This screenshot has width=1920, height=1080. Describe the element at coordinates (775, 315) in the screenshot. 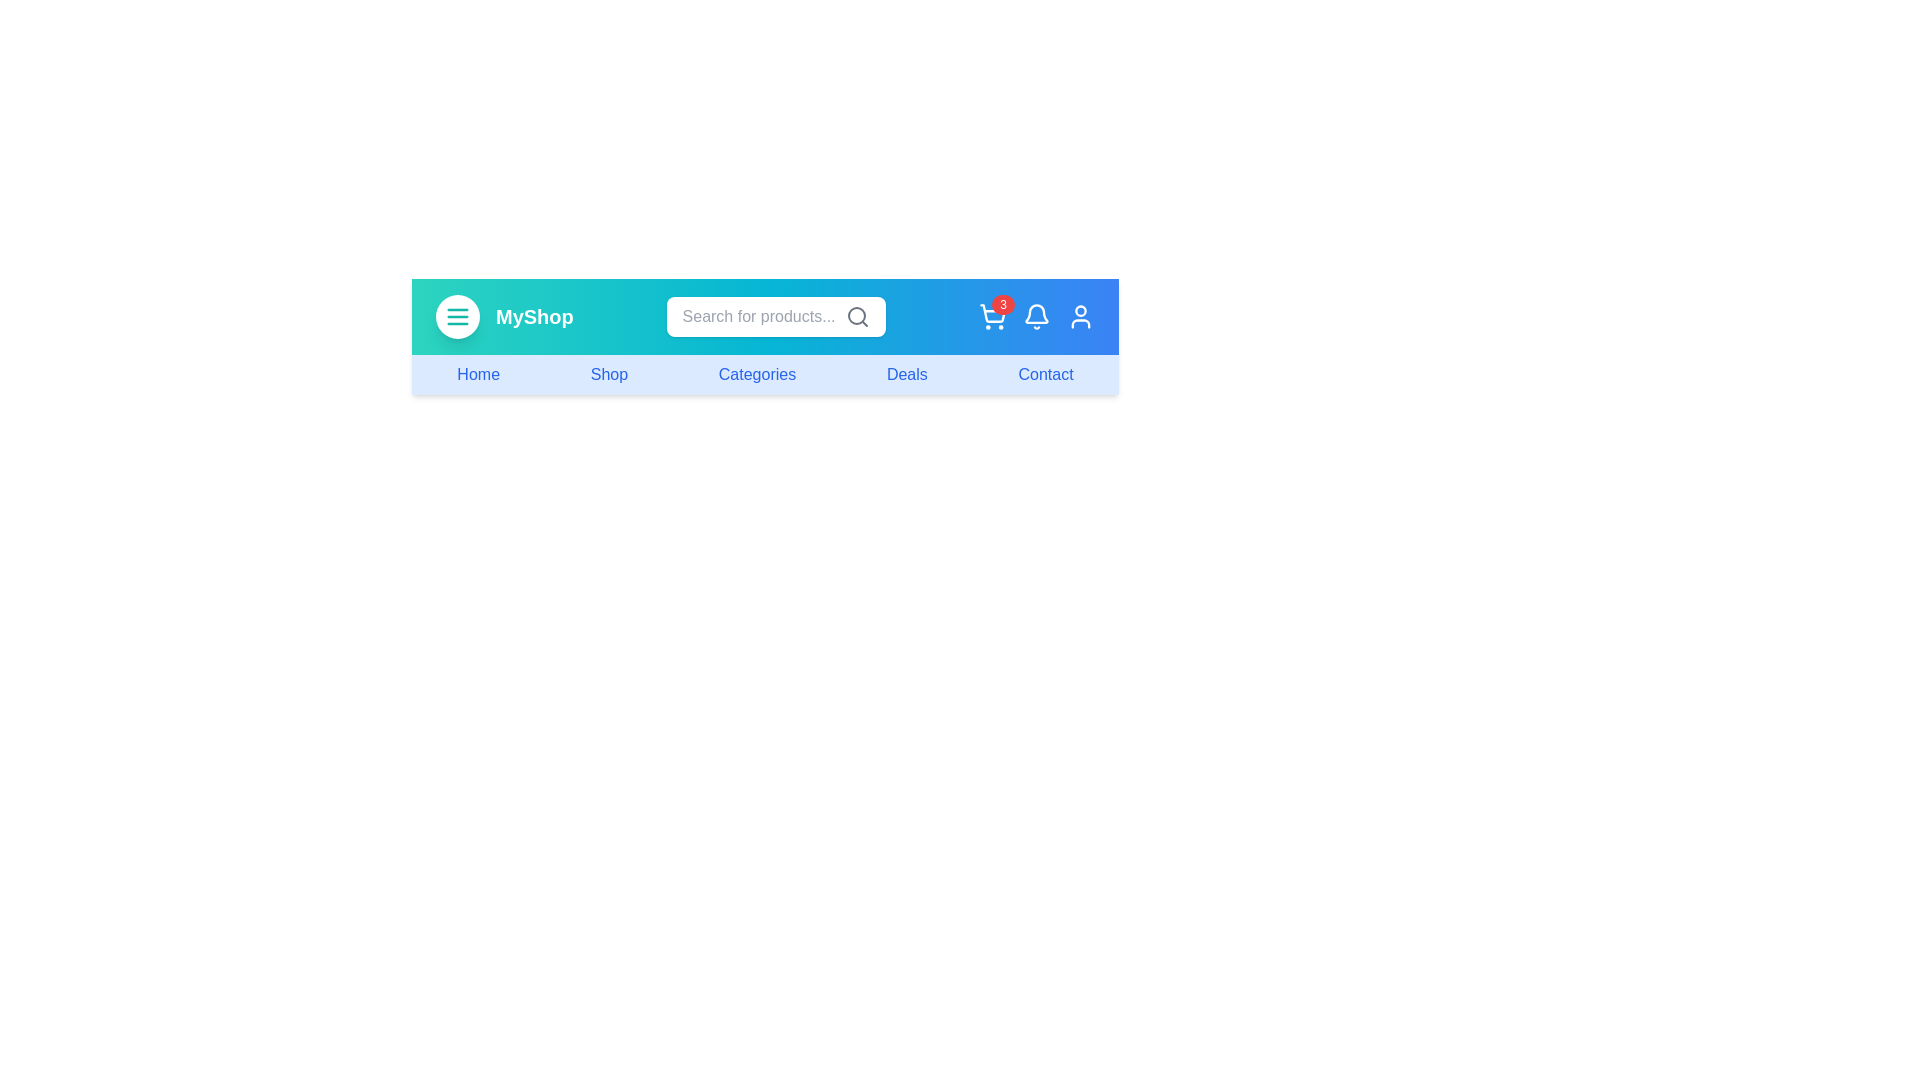

I see `the search field and type the desired text` at that location.